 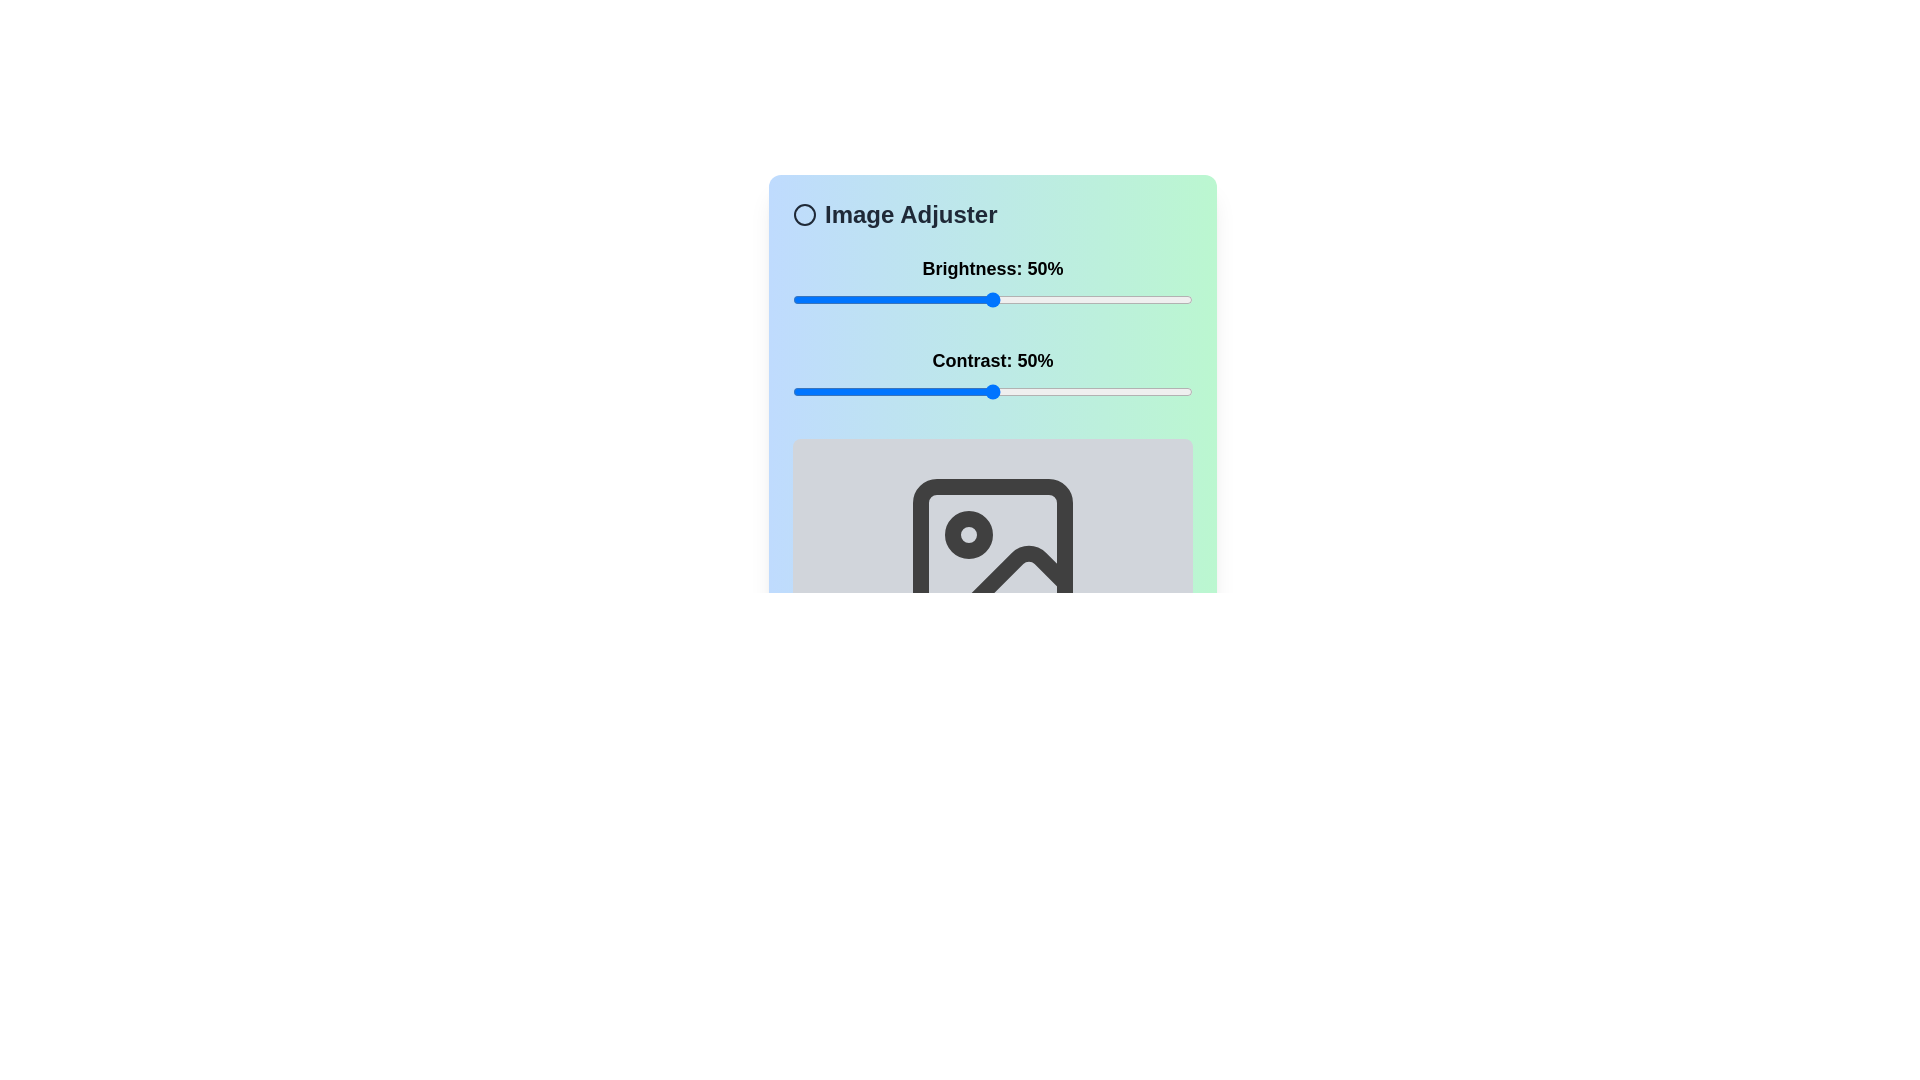 What do you see at coordinates (1145, 300) in the screenshot?
I see `the brightness slider to 88%` at bounding box center [1145, 300].